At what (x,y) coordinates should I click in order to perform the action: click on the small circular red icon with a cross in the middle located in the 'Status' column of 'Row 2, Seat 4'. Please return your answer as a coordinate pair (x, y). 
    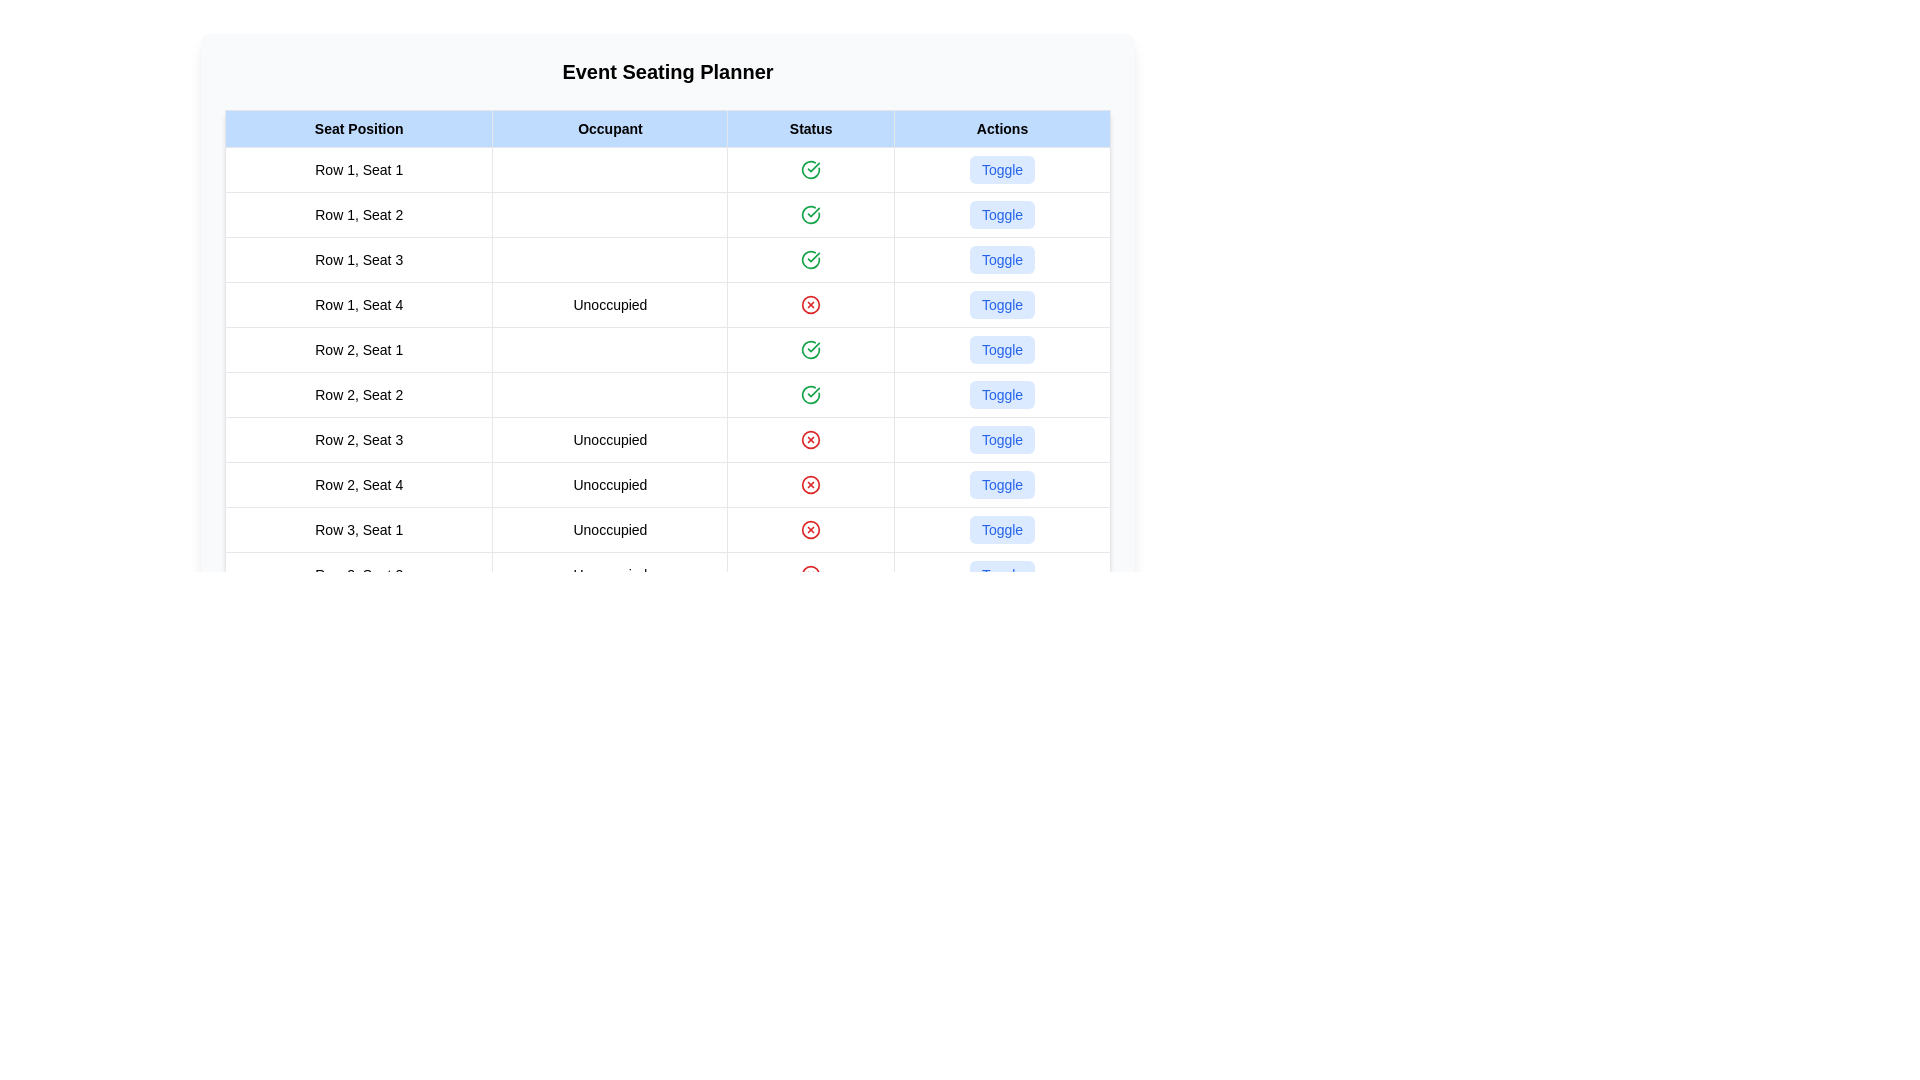
    Looking at the image, I should click on (811, 485).